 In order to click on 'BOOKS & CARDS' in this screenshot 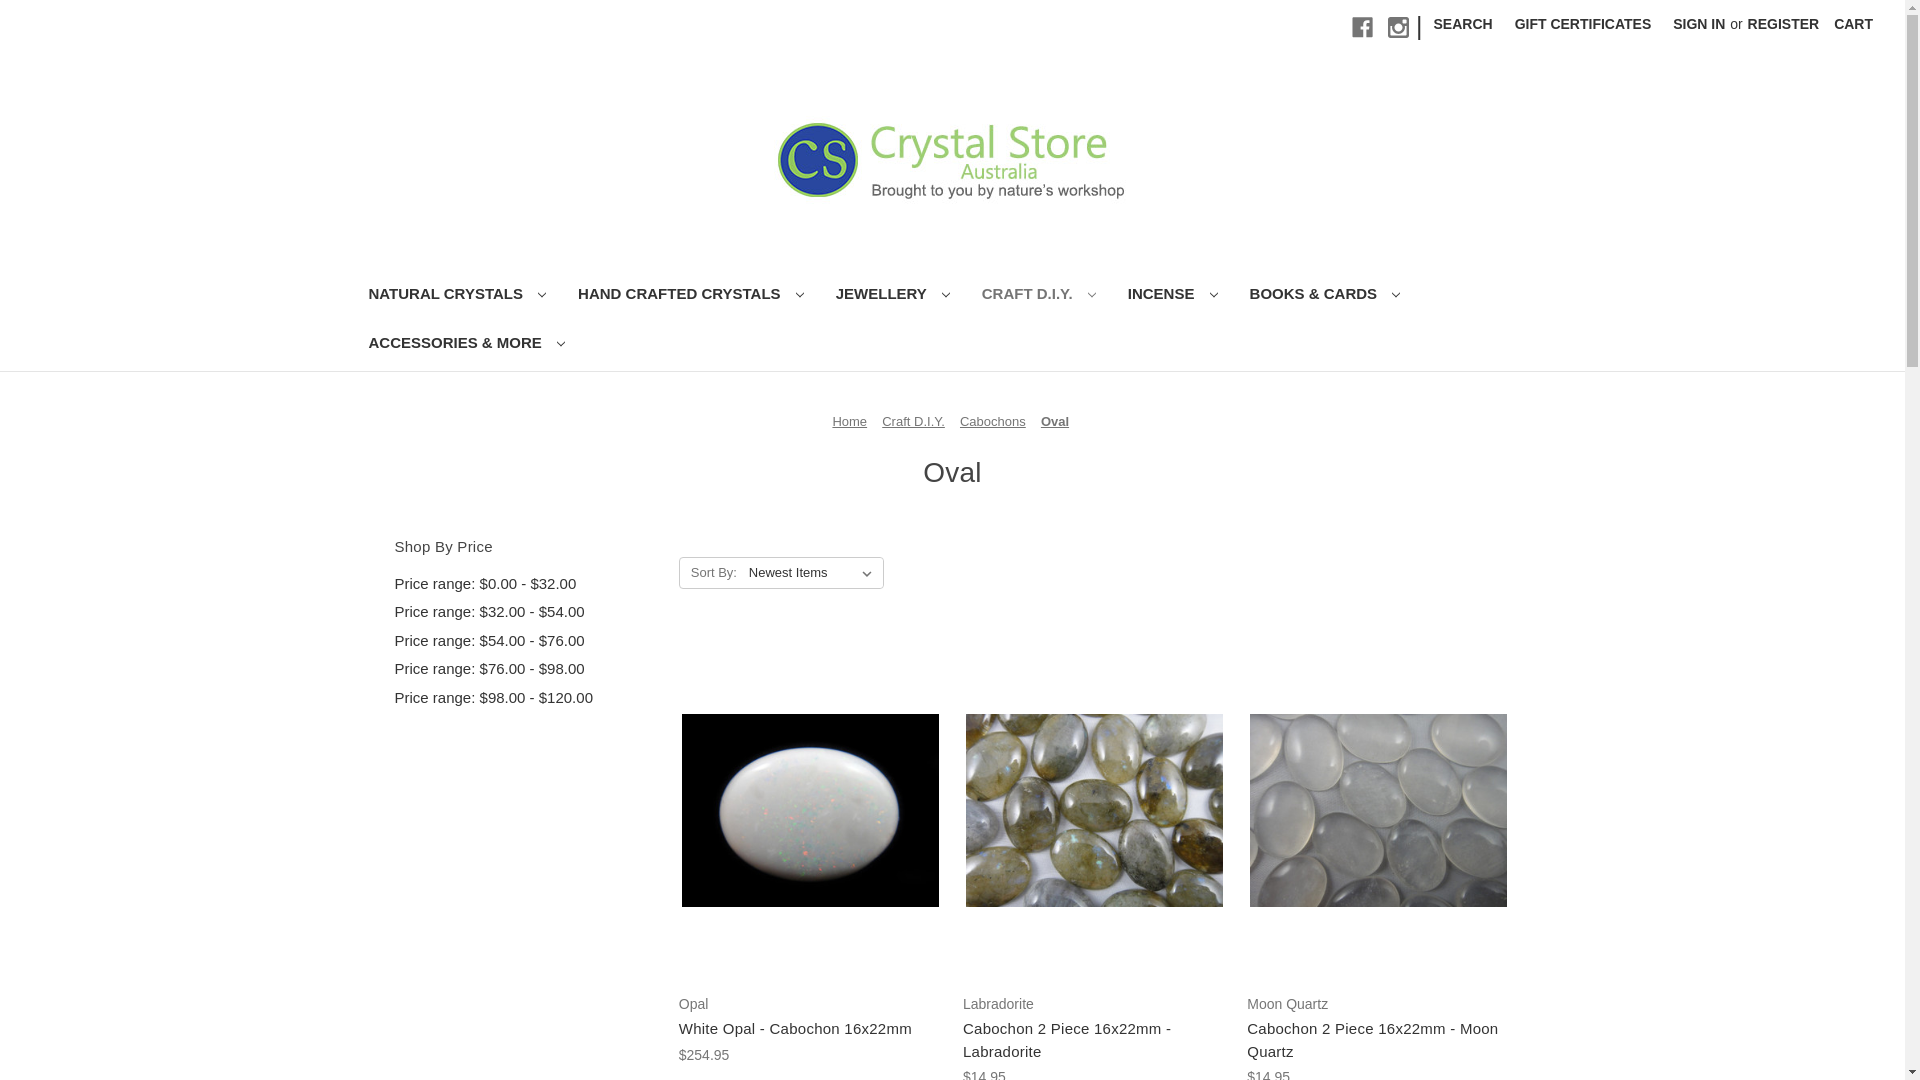, I will do `click(1325, 296)`.